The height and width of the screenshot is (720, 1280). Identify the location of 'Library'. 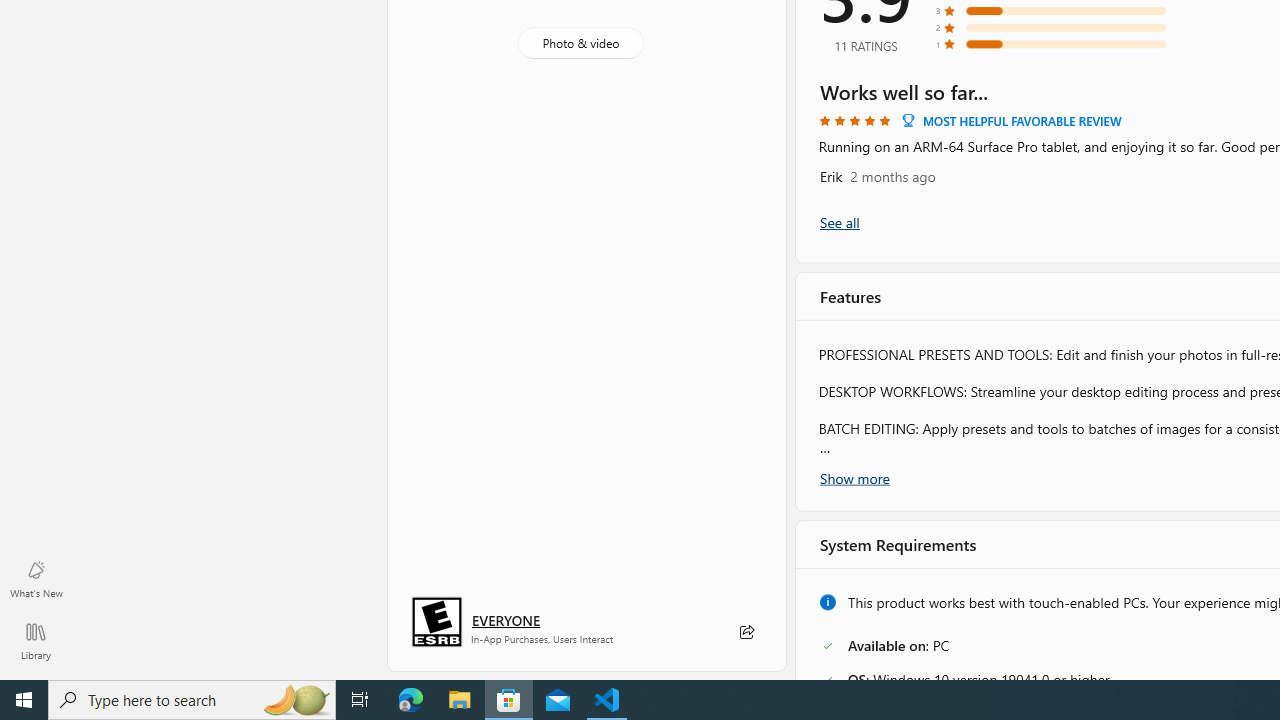
(35, 640).